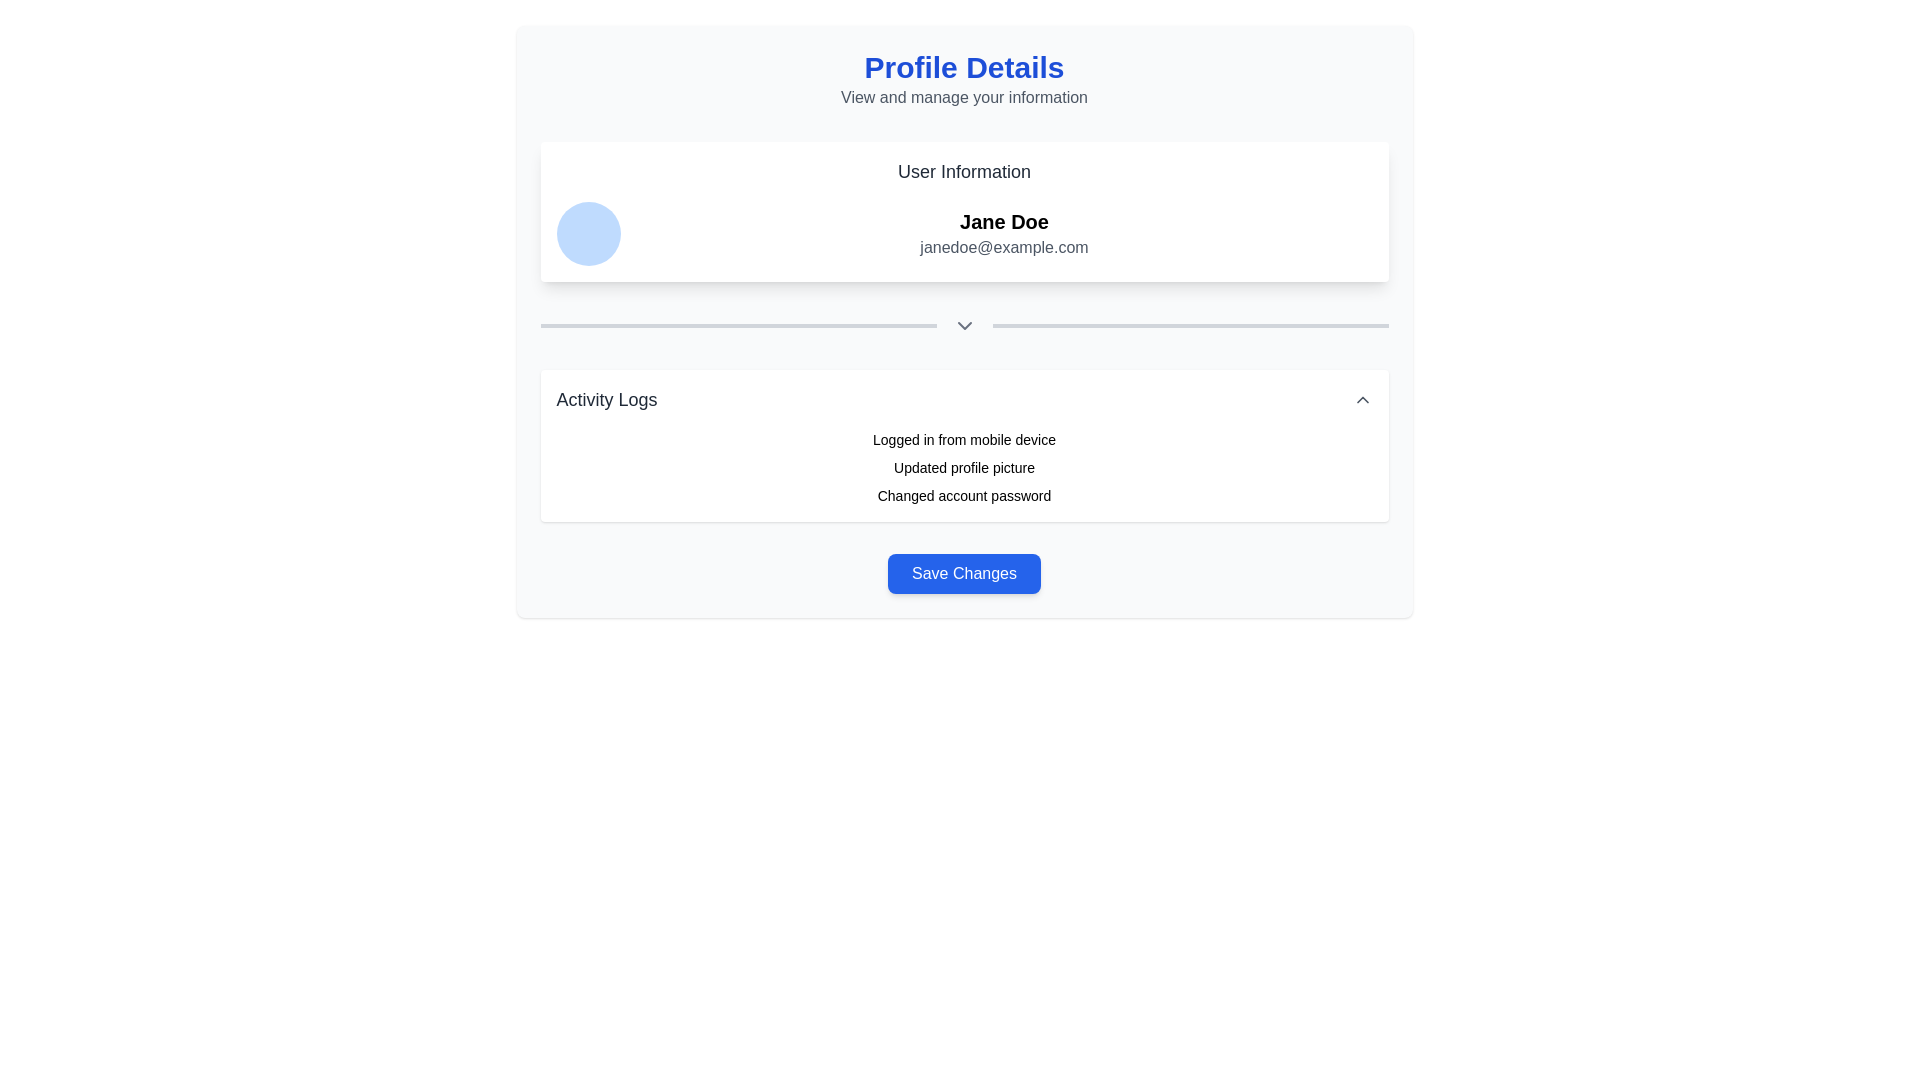 The height and width of the screenshot is (1080, 1920). Describe the element at coordinates (964, 467) in the screenshot. I see `the activity log entry that informs the user about the update of their profile picture, which is the second item in the 'Activity Logs' section located below 'Logged in from mobile device'` at that location.